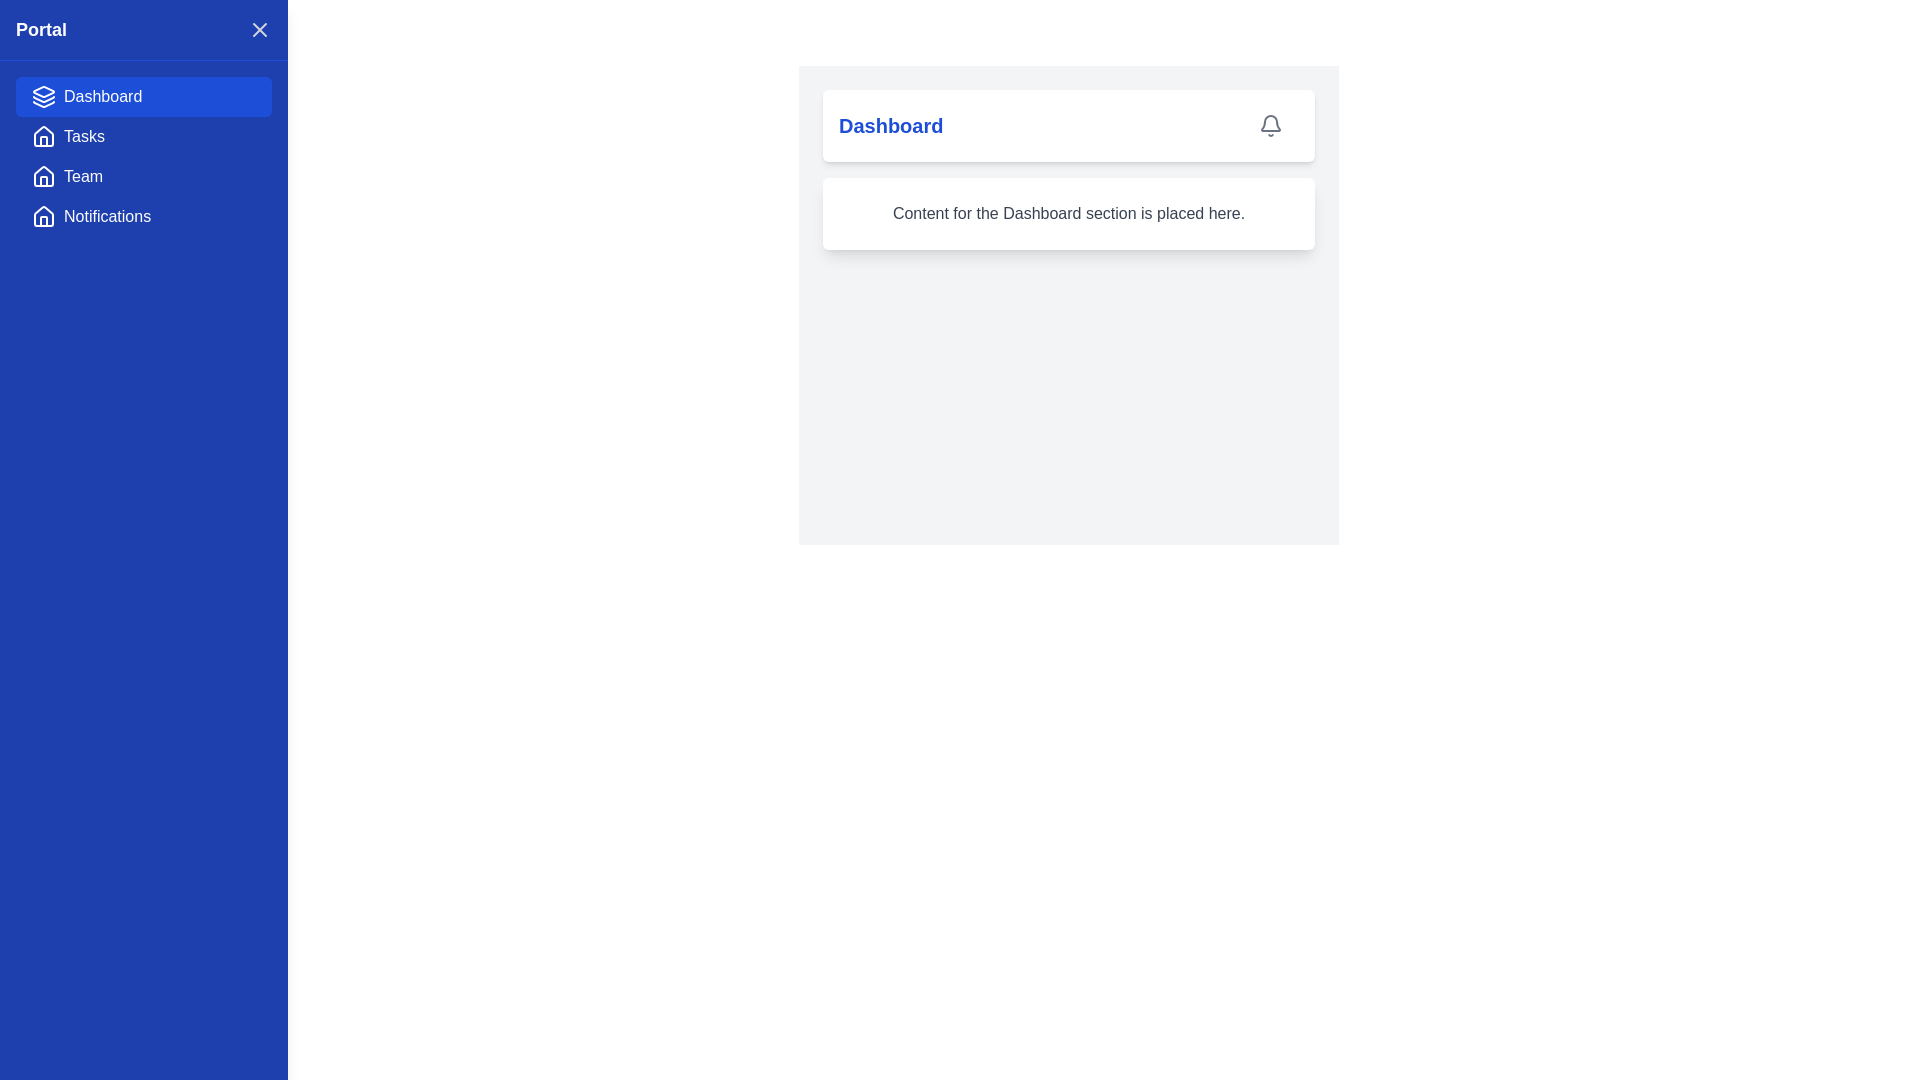  I want to click on the red house-shaped icon in the left navigation menu, which corresponds to the 'Tasks' section, so click(43, 135).